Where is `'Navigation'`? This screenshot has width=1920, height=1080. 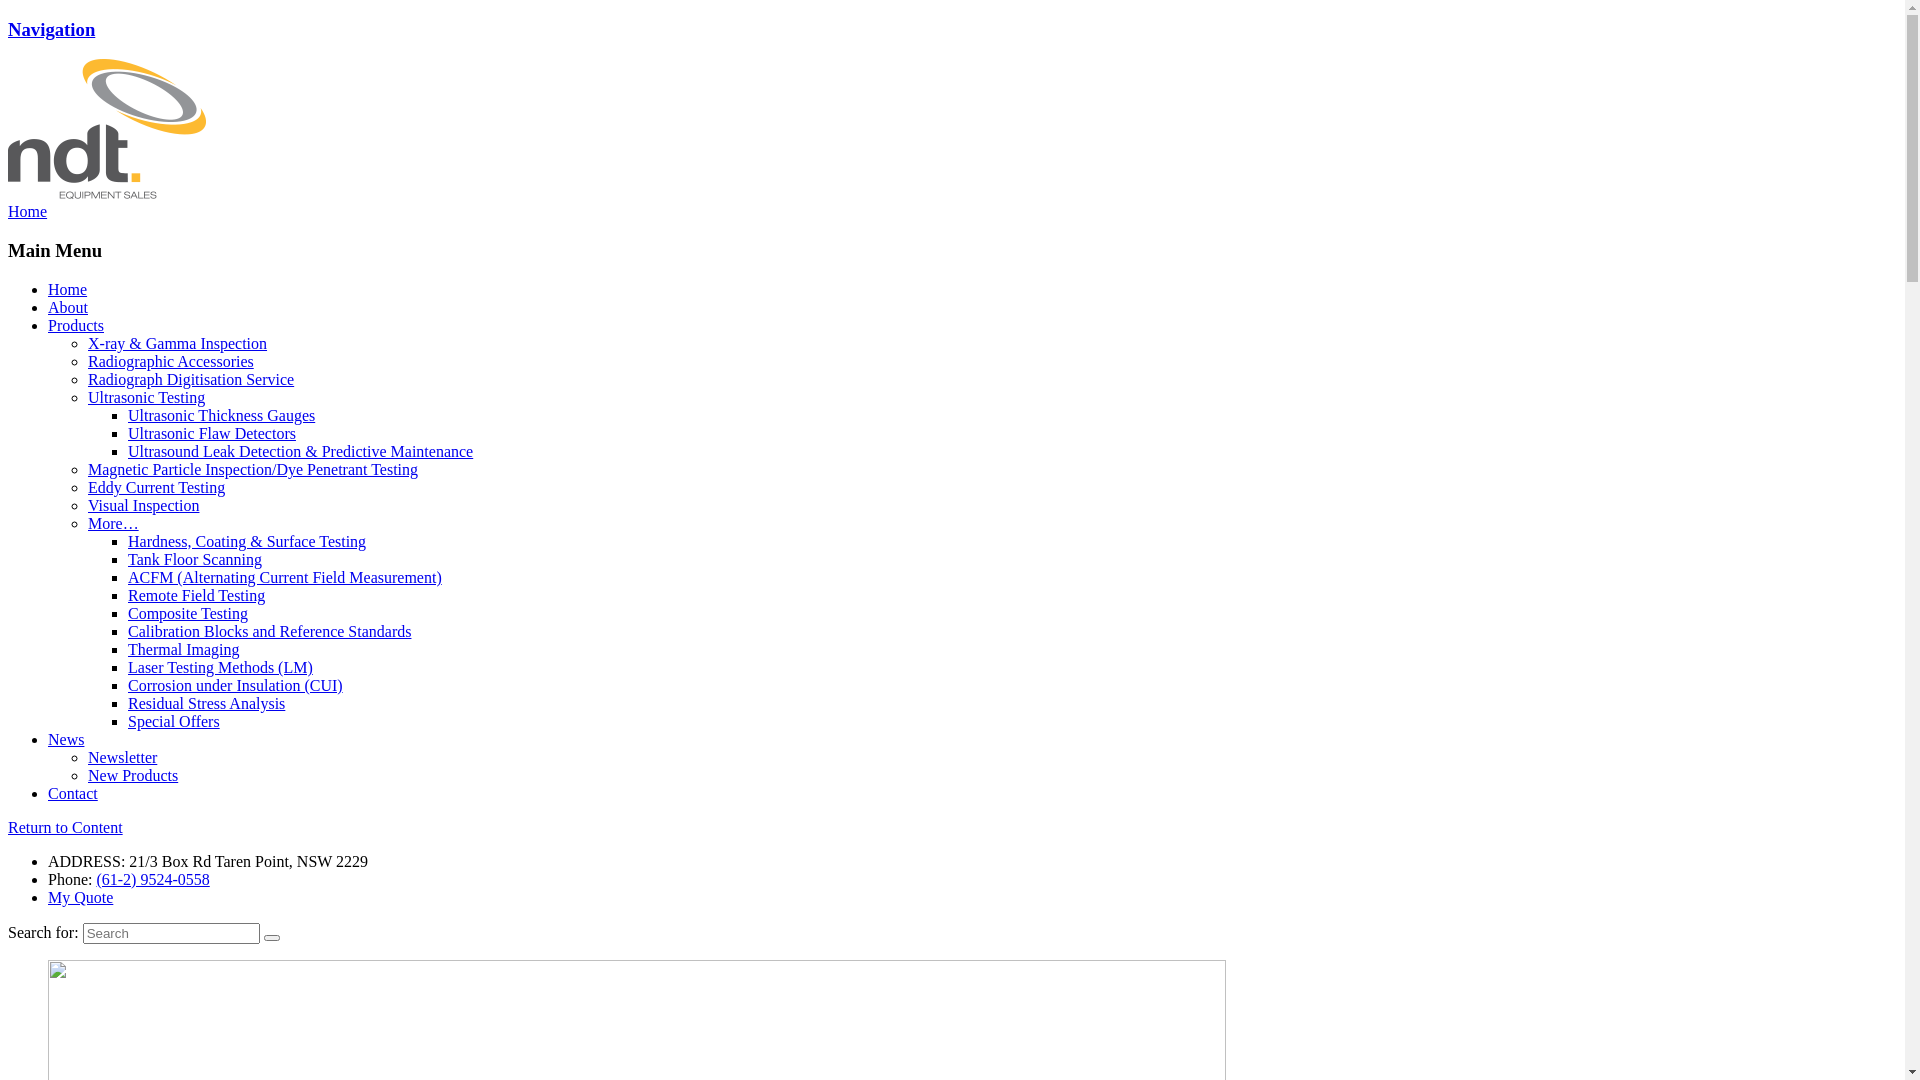
'Navigation' is located at coordinates (51, 29).